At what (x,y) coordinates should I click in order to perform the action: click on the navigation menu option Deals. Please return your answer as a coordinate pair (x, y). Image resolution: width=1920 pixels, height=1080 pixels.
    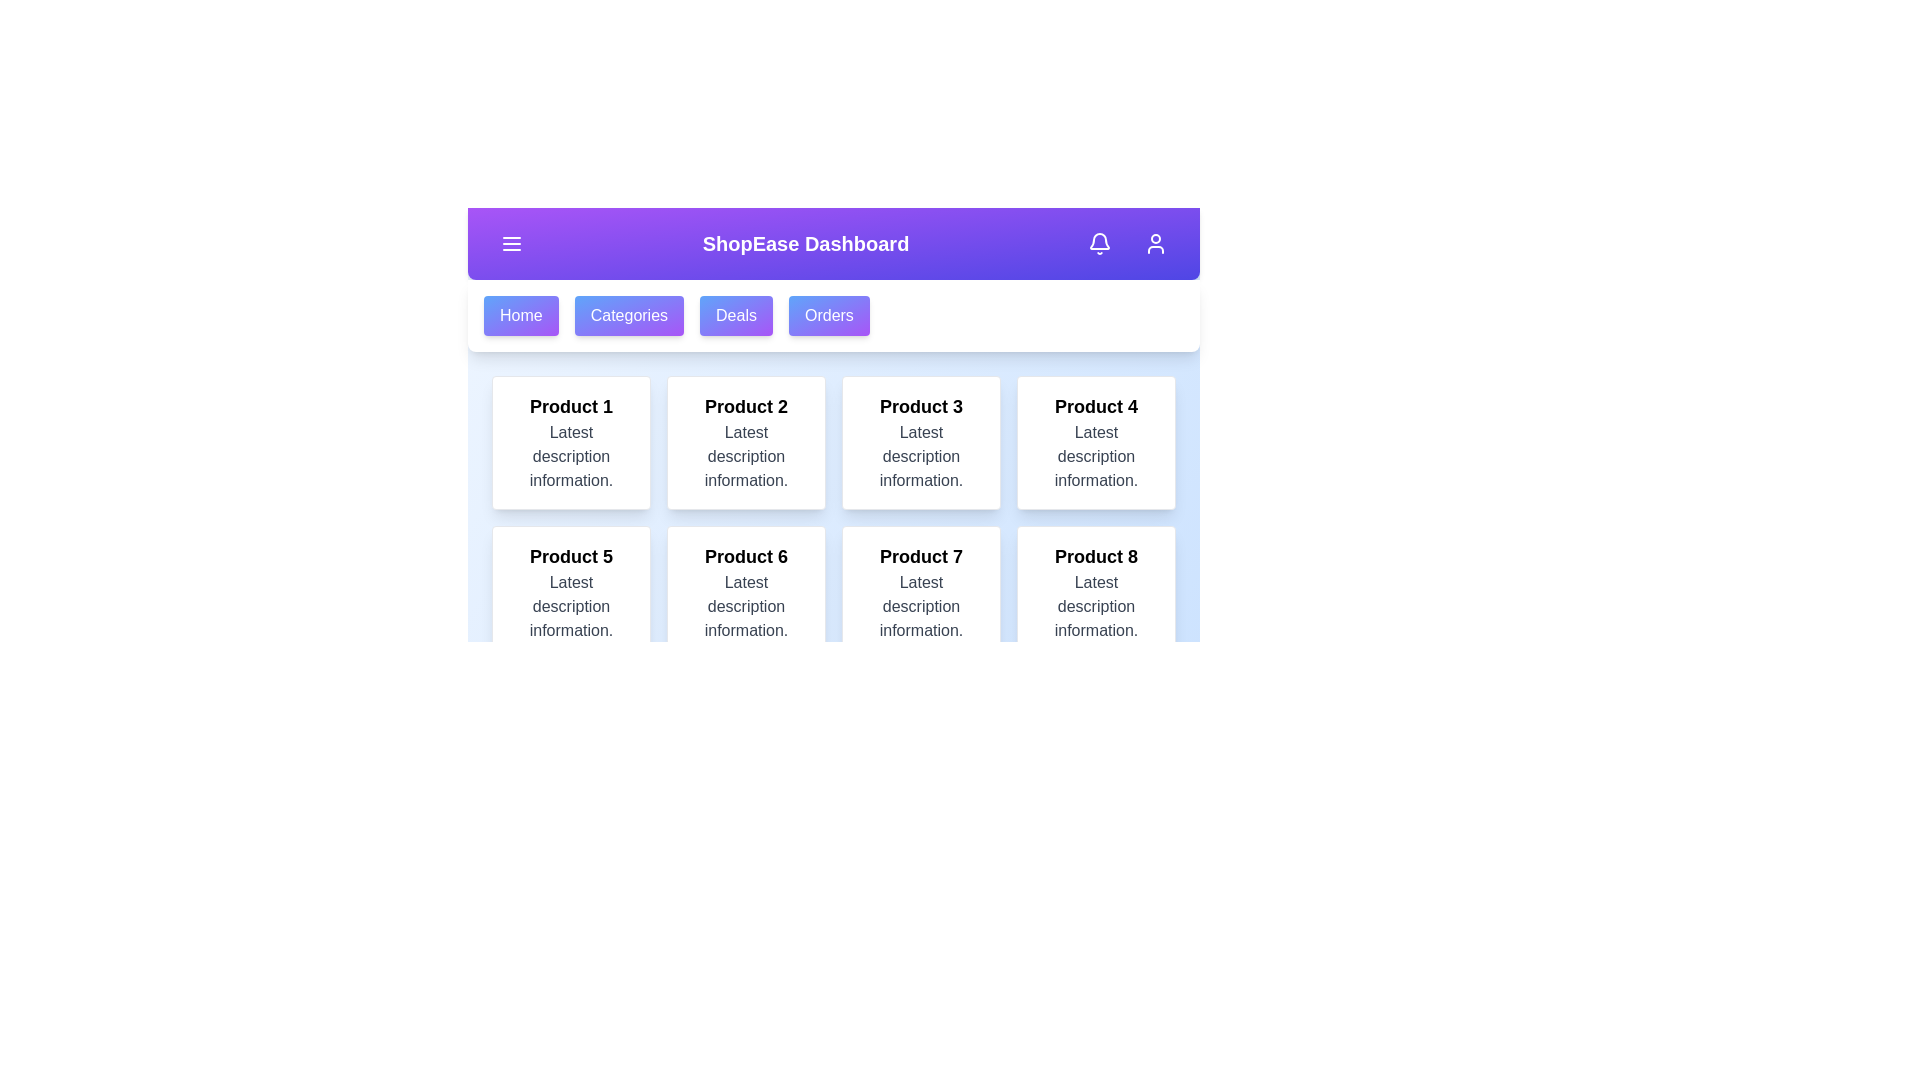
    Looking at the image, I should click on (735, 315).